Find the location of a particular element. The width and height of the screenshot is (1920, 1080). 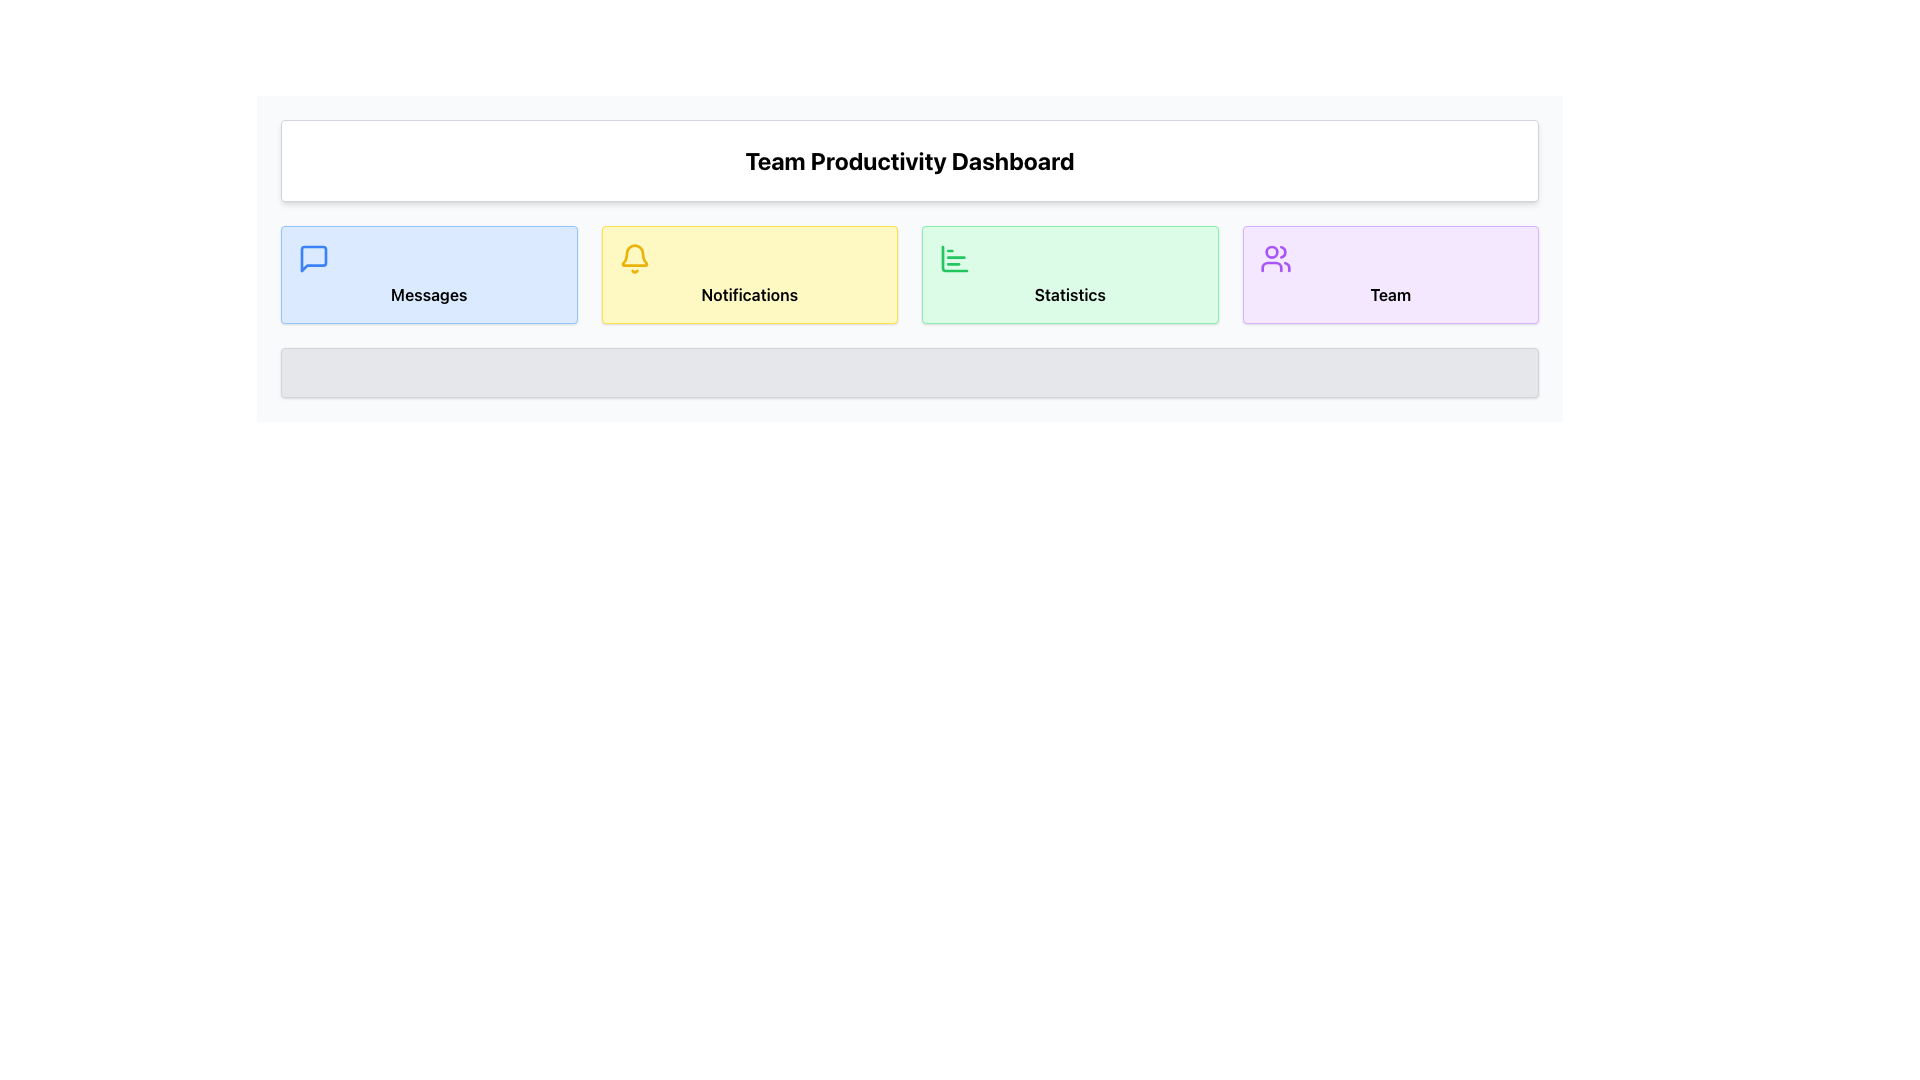

the purple-colored icon representing a group of people, which is located on the top-left side of the 'Team' card in the 'Team Productivity Dashboard' is located at coordinates (1274, 257).